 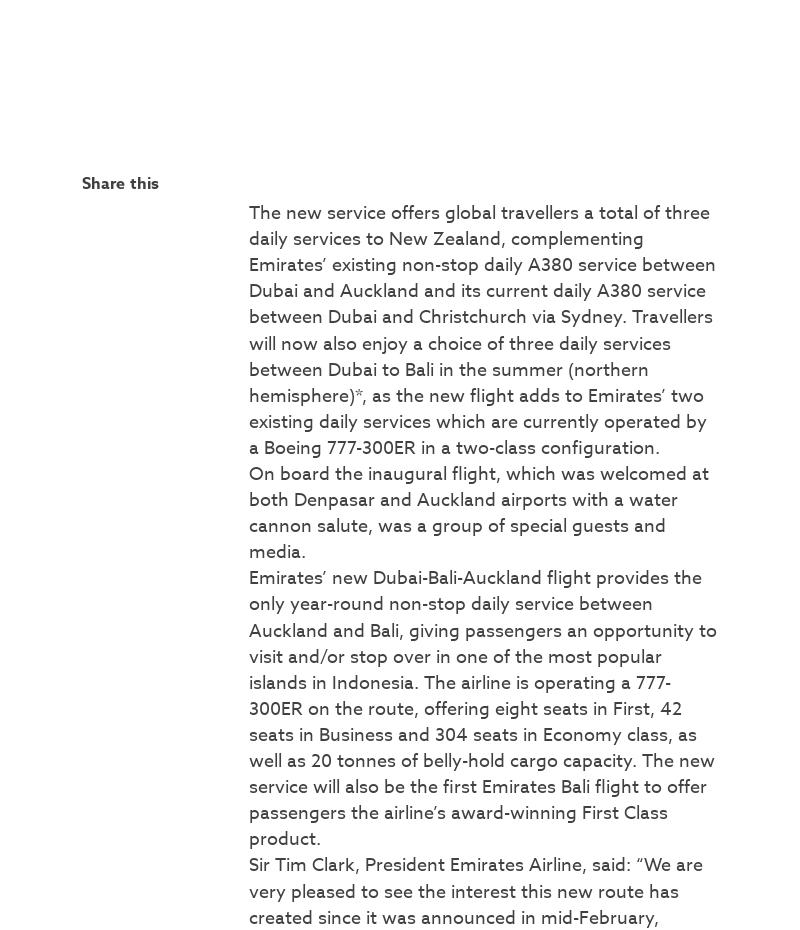 I want to click on 'By clicking the Accept button, you agree to us doing so.', so click(x=248, y=25).